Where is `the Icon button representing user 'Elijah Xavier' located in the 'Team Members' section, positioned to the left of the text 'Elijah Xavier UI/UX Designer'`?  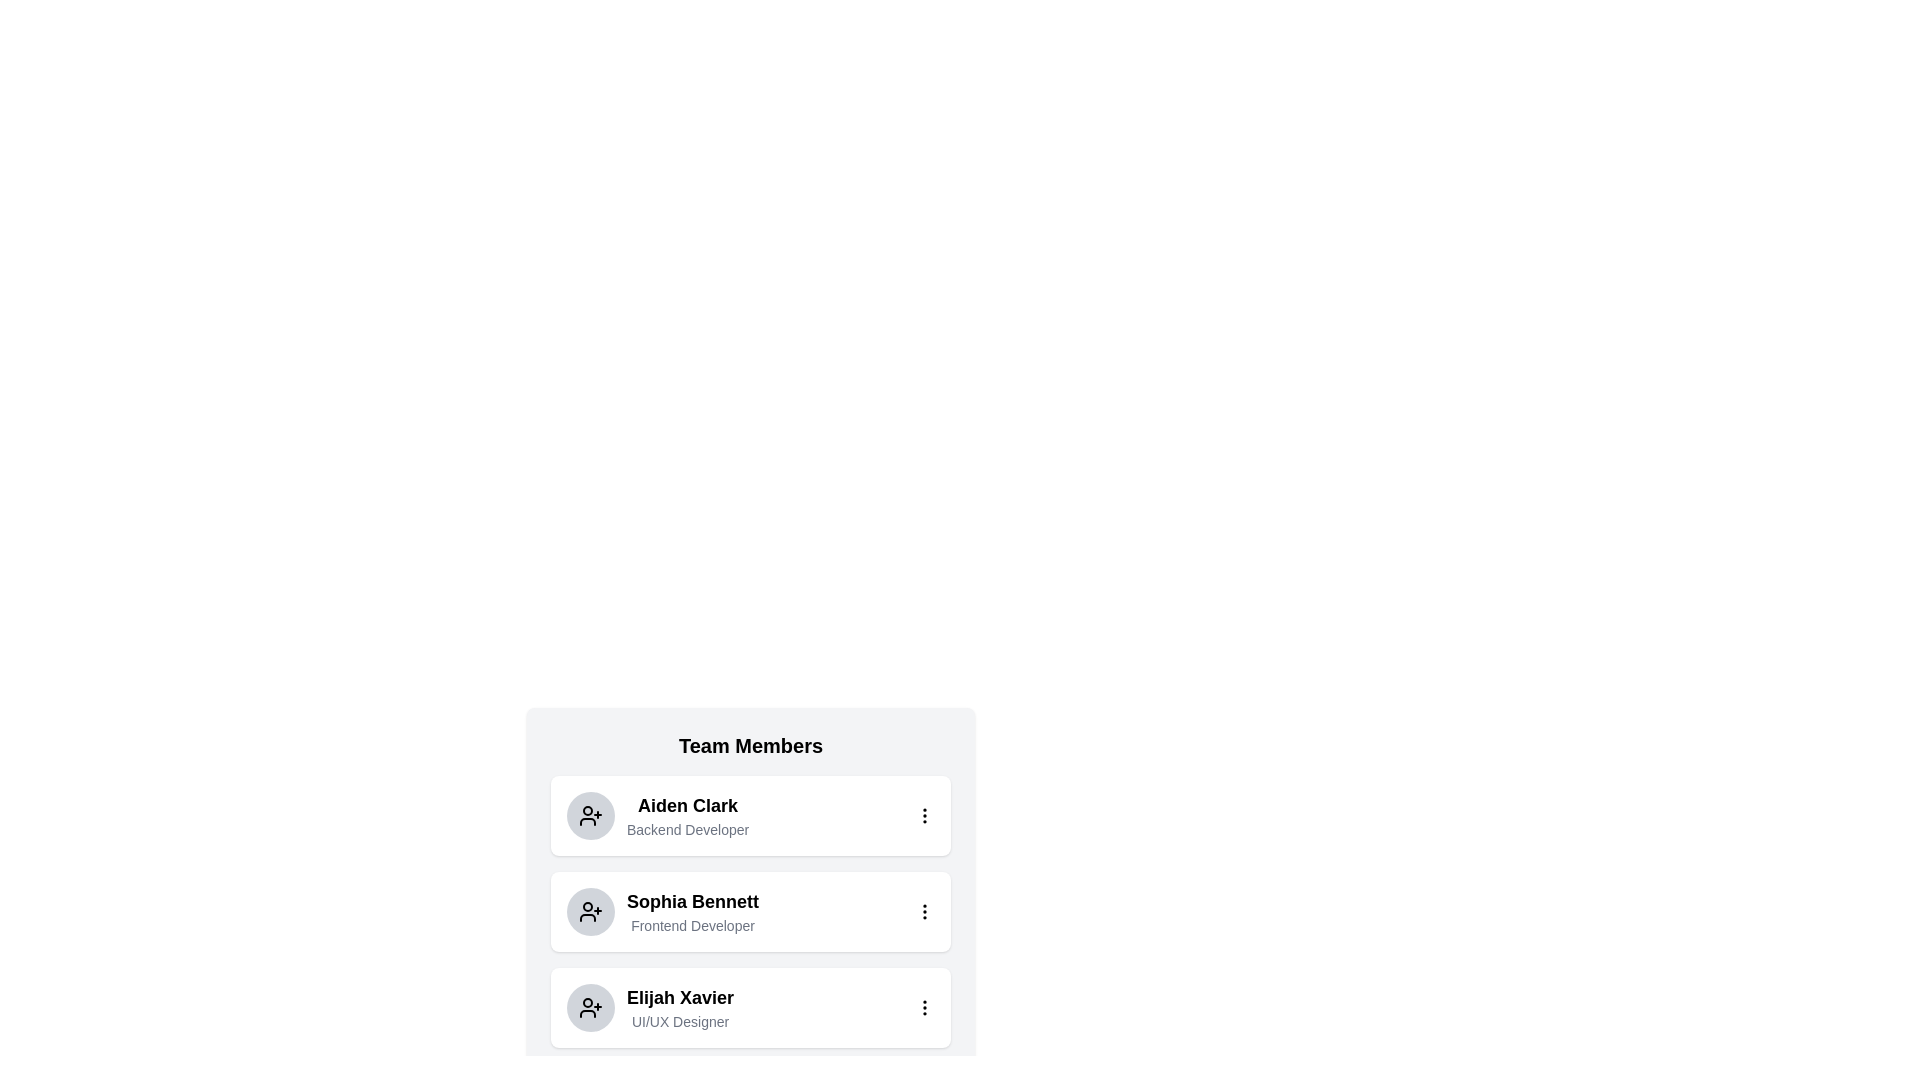
the Icon button representing user 'Elijah Xavier' located in the 'Team Members' section, positioned to the left of the text 'Elijah Xavier UI/UX Designer' is located at coordinates (589, 1007).